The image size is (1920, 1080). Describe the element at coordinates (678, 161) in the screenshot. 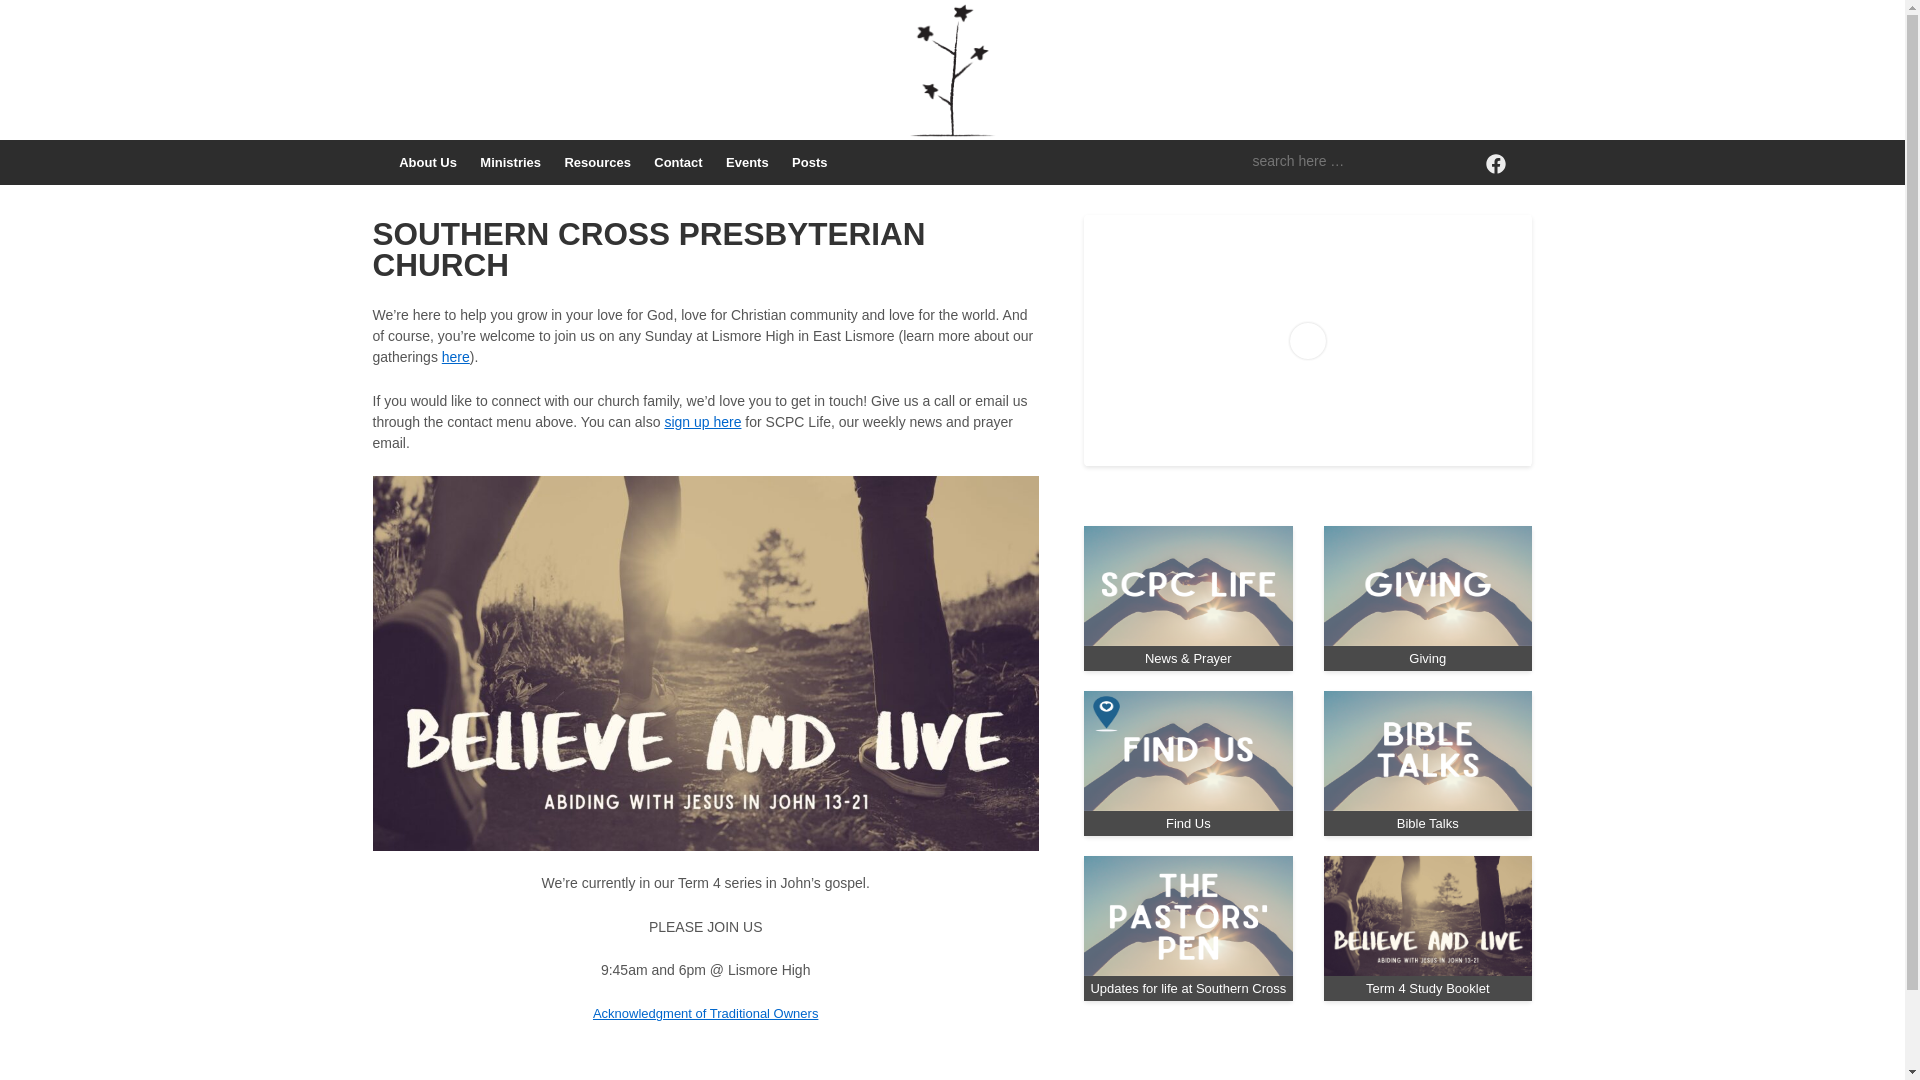

I see `'Contact'` at that location.